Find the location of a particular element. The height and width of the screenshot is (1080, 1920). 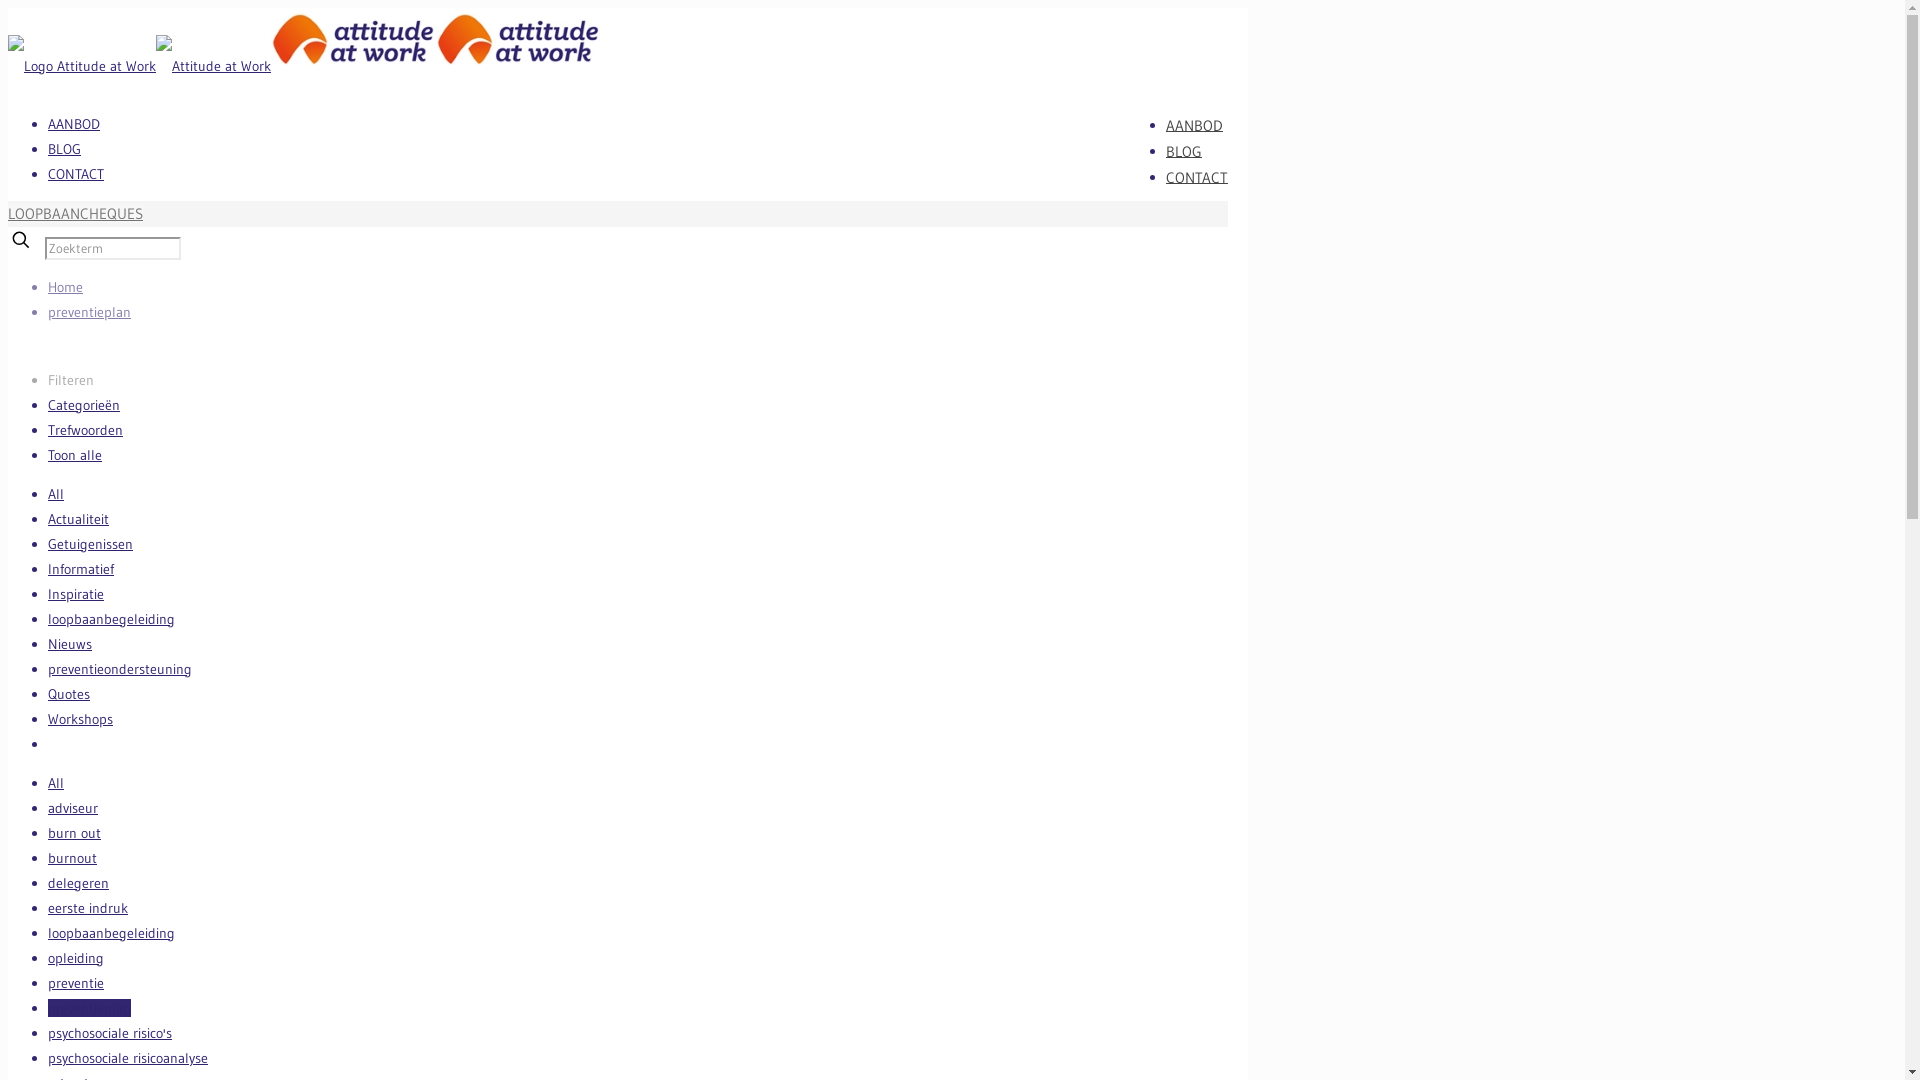

'eerste indruk' is located at coordinates (86, 907).